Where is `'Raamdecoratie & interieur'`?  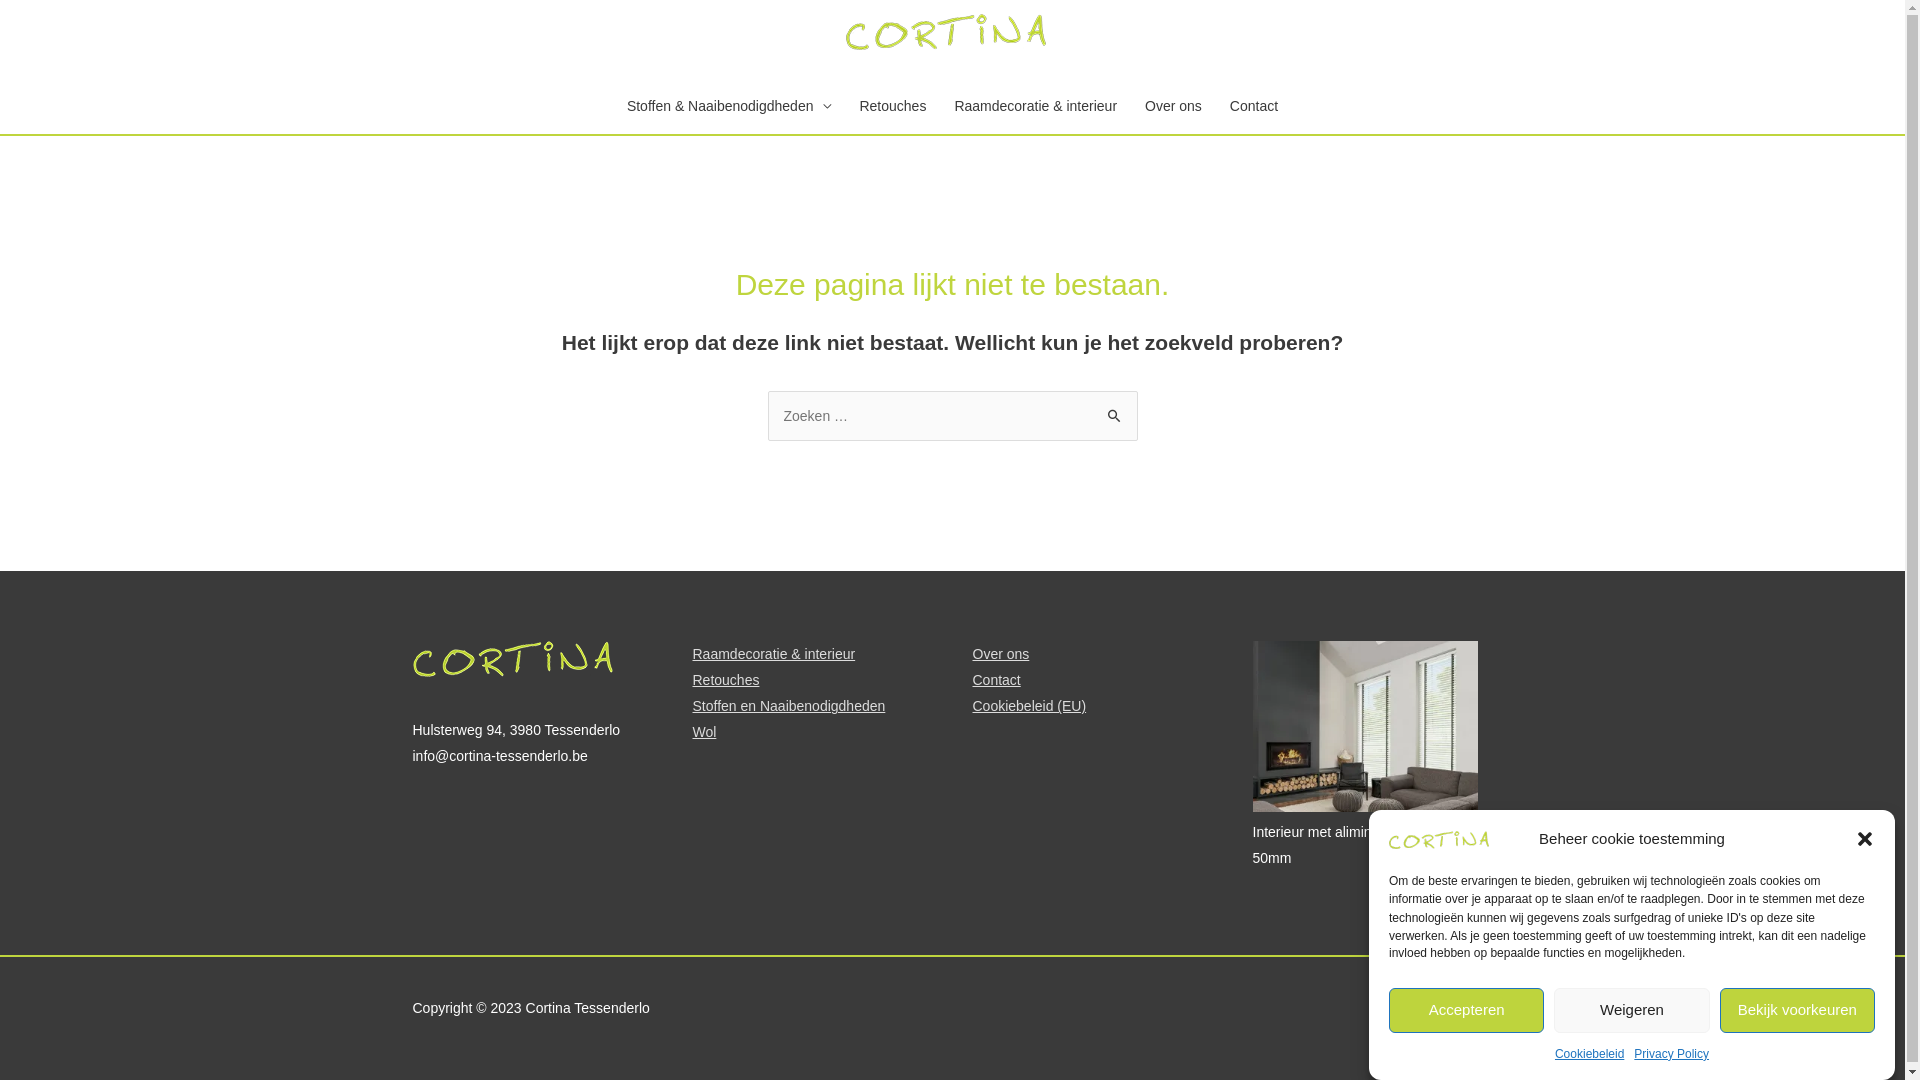 'Raamdecoratie & interieur' is located at coordinates (1035, 105).